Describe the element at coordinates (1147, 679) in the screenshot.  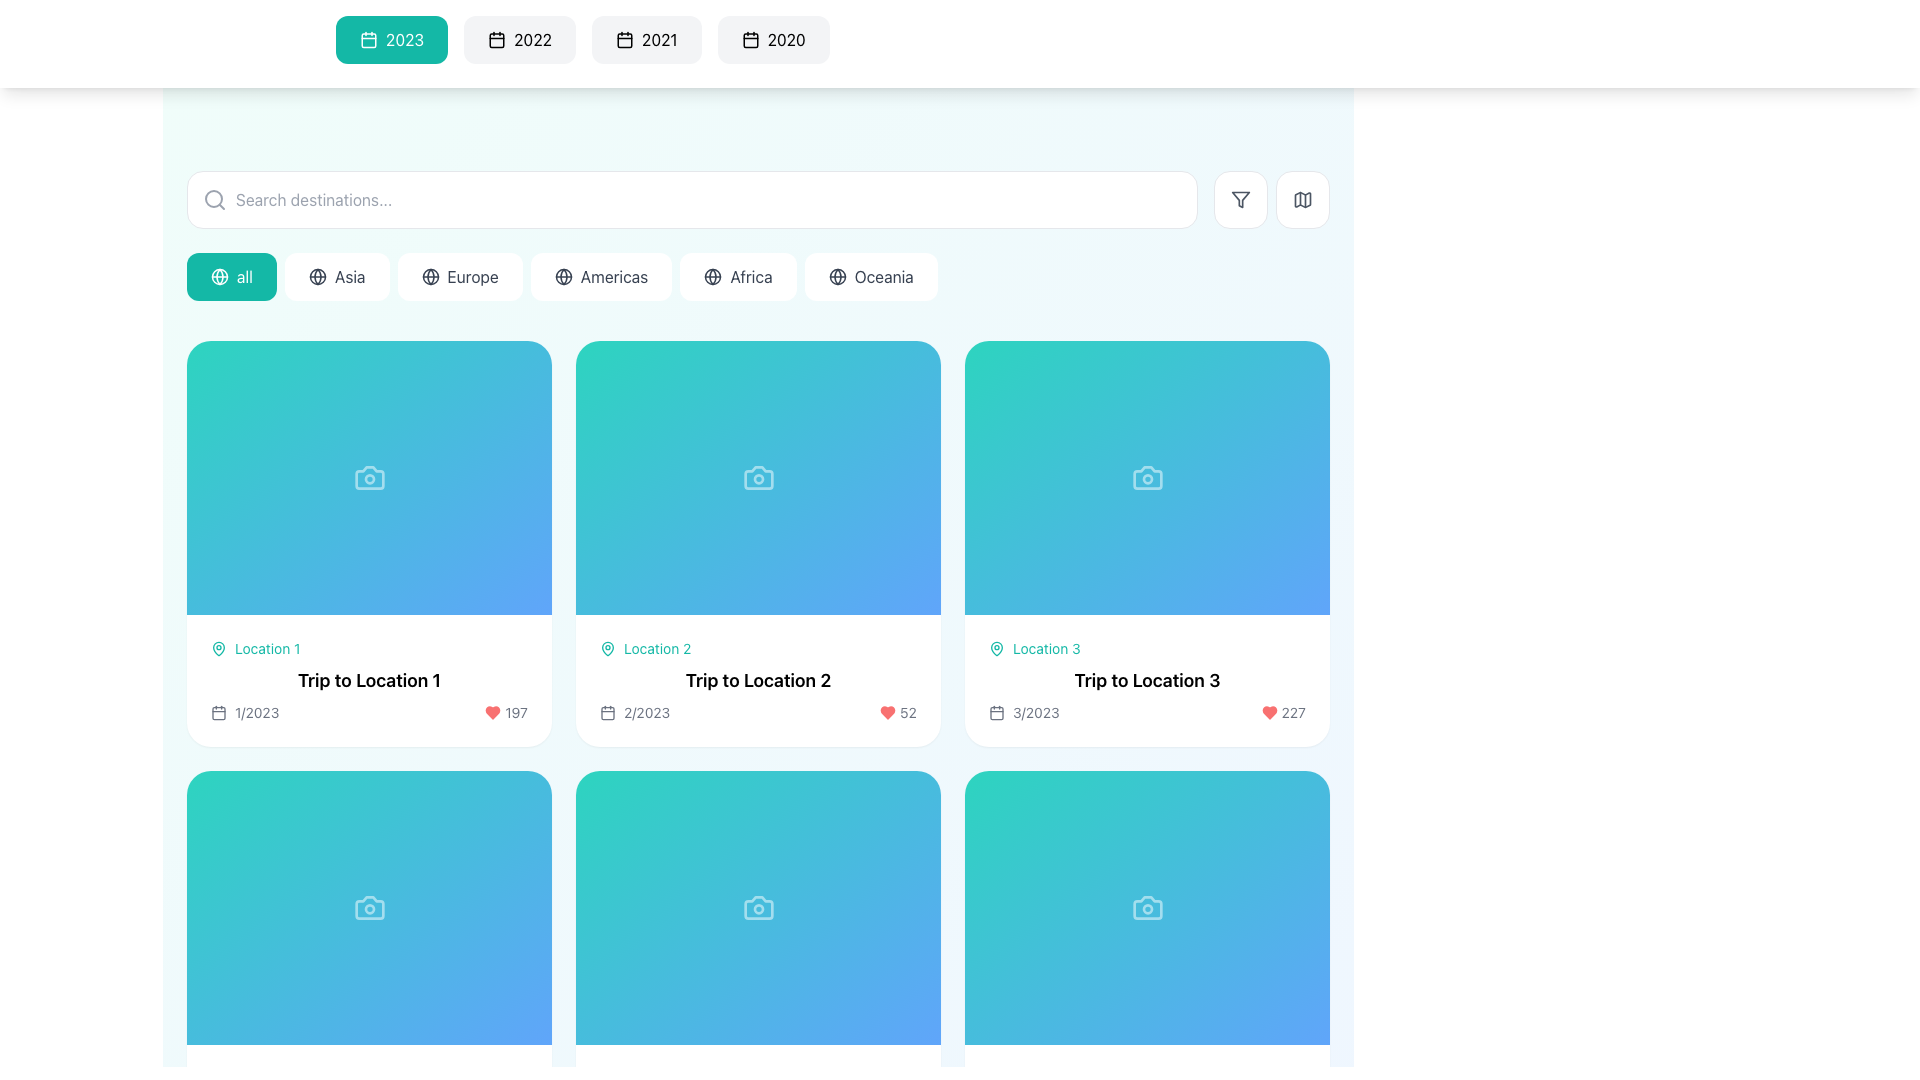
I see `the trip summary card located in the third column of the top row, which provides an overview of the trip's title, location, date, and popularity metrics` at that location.